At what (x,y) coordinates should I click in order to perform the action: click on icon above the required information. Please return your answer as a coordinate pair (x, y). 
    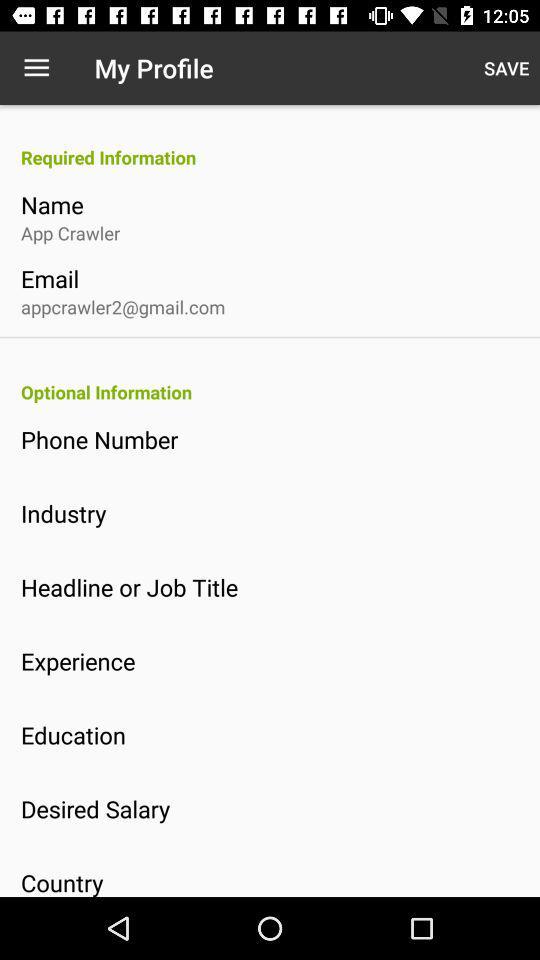
    Looking at the image, I should click on (36, 68).